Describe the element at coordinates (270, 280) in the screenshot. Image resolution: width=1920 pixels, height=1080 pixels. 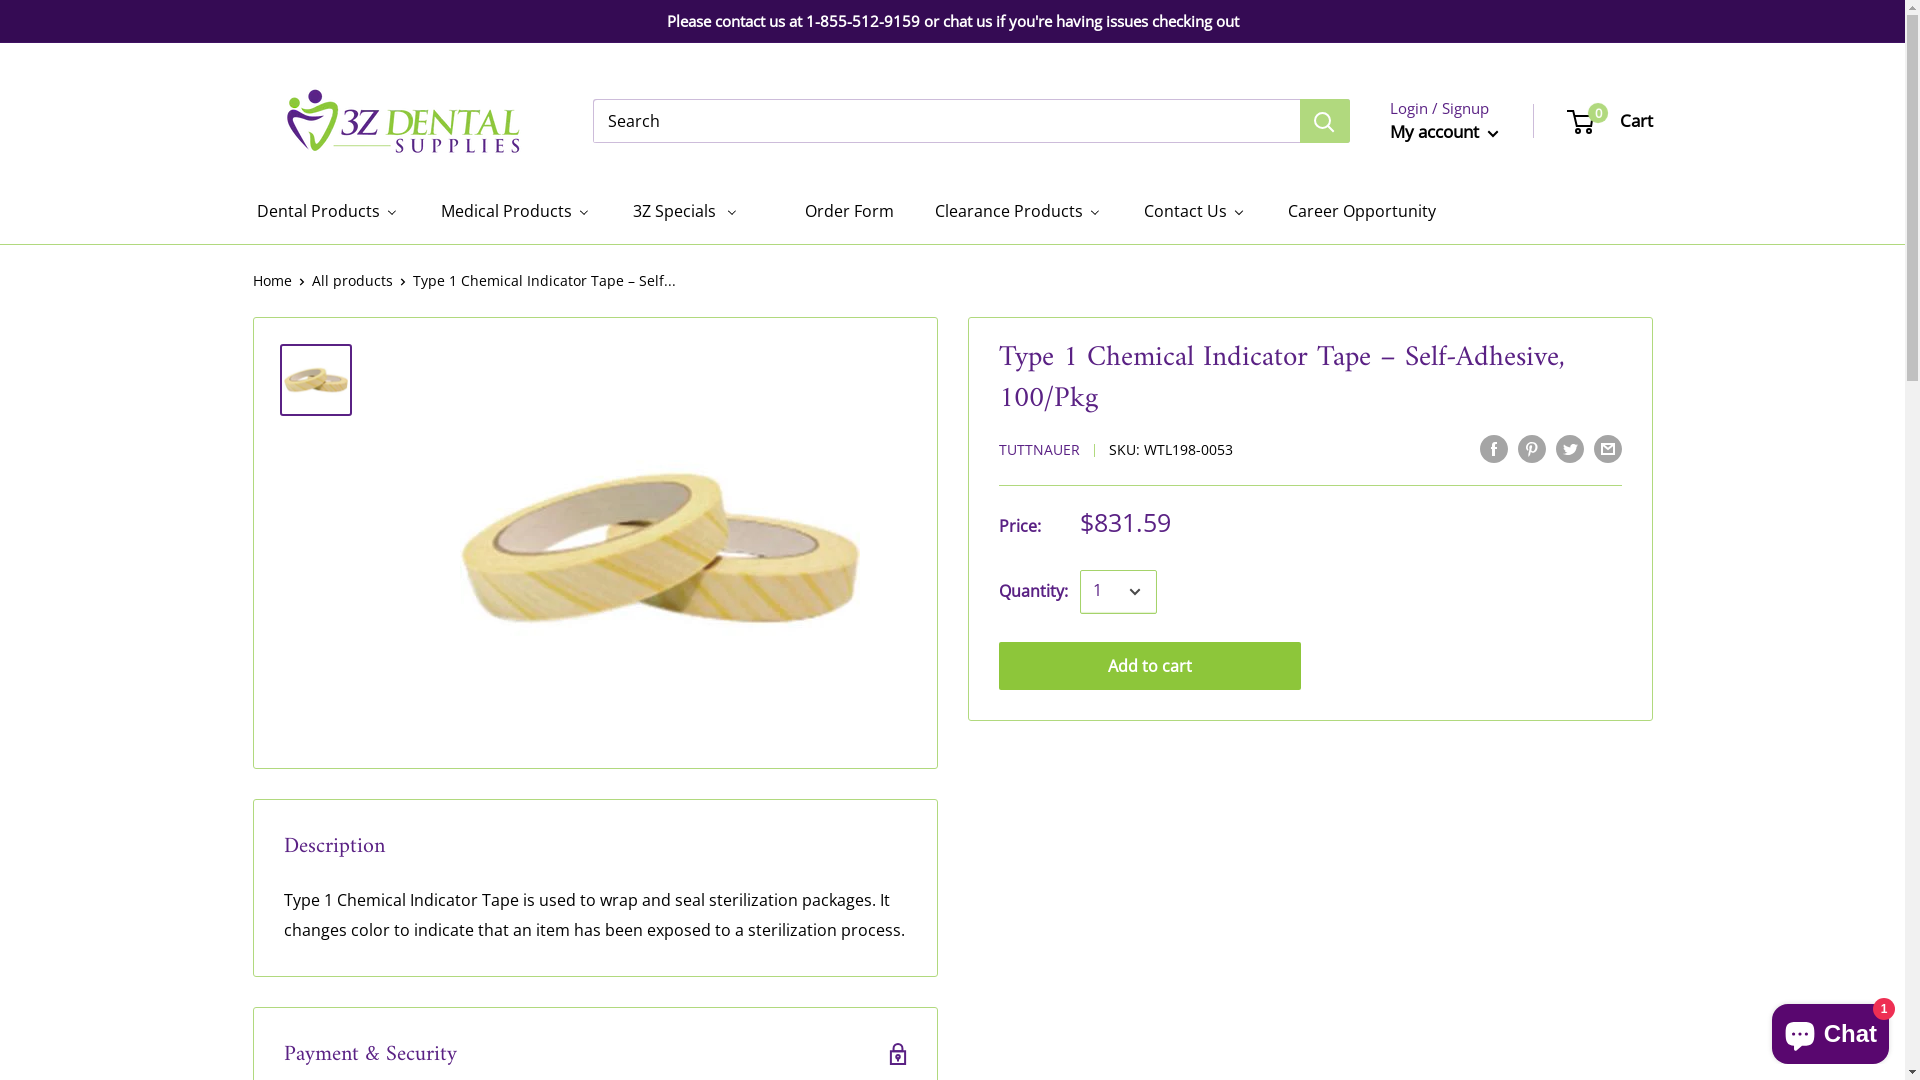
I see `'Home'` at that location.